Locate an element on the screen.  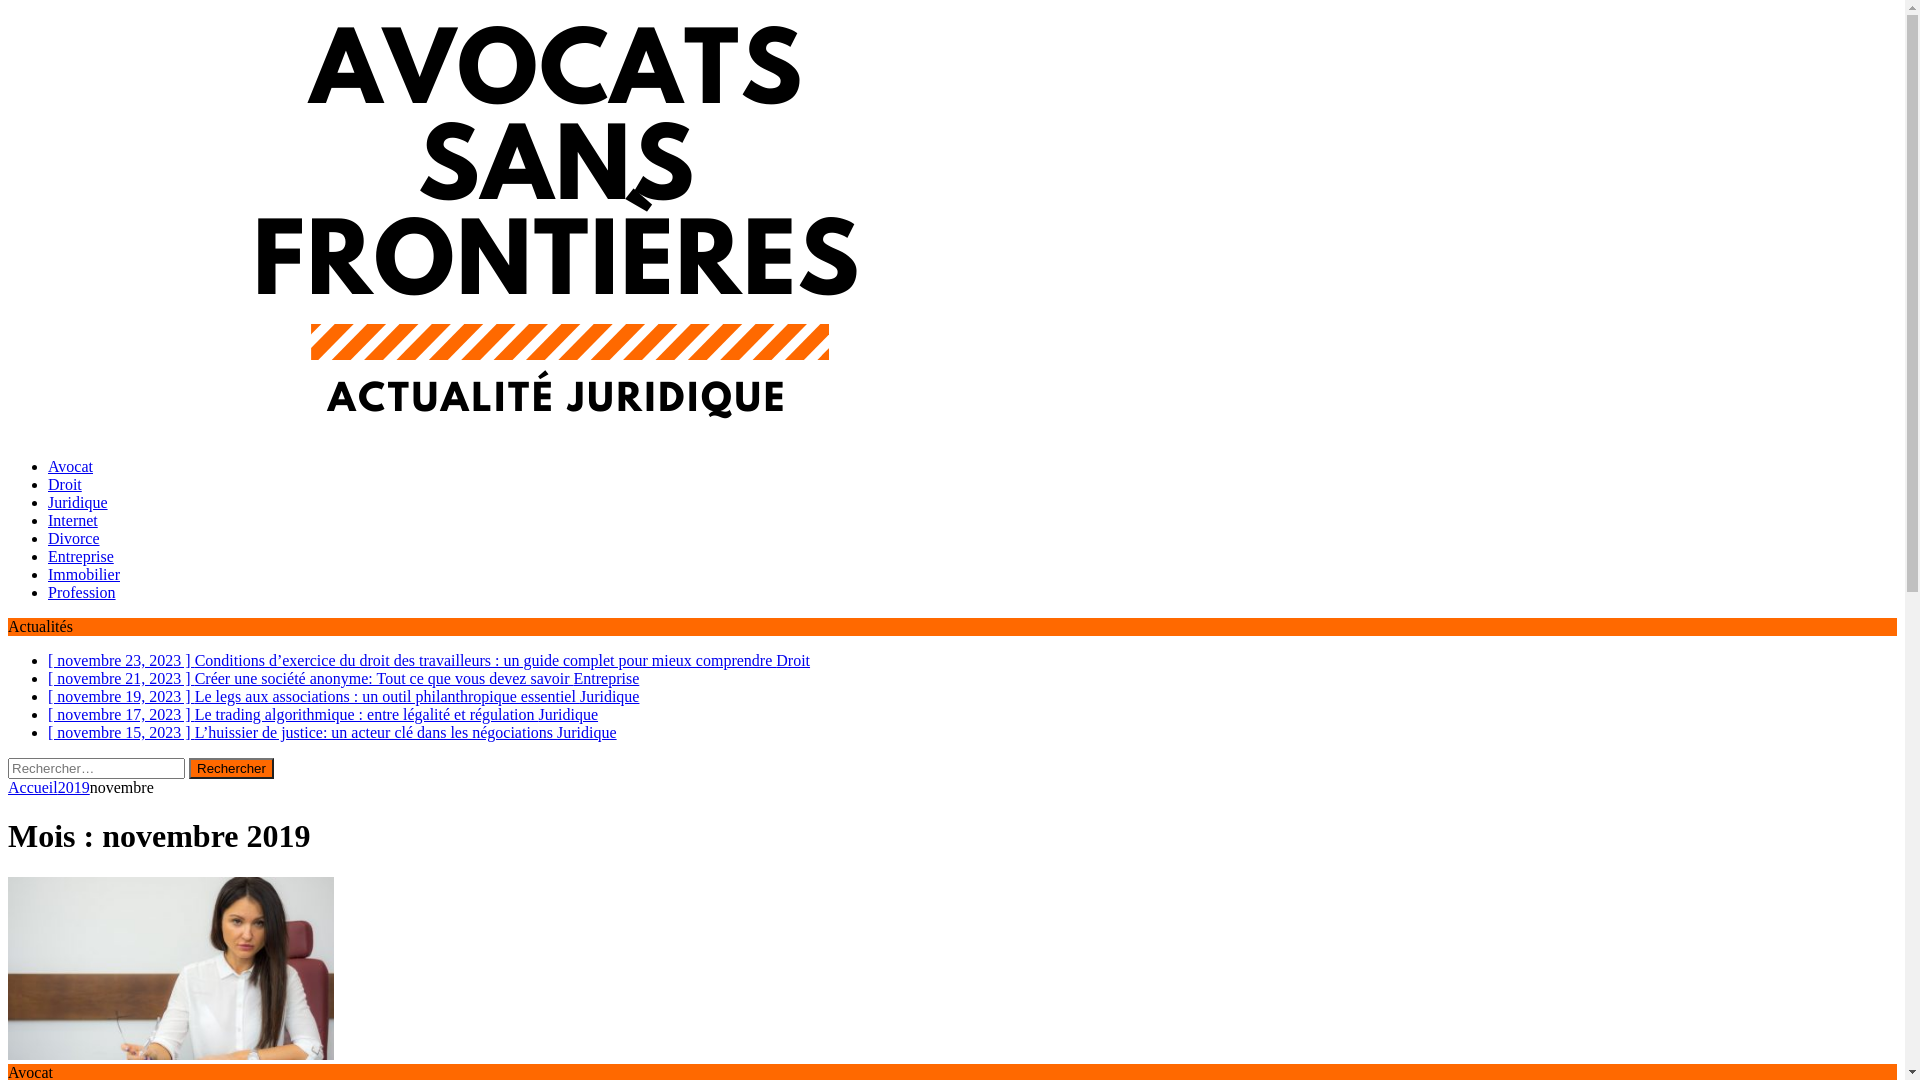
'Internet' is located at coordinates (72, 519).